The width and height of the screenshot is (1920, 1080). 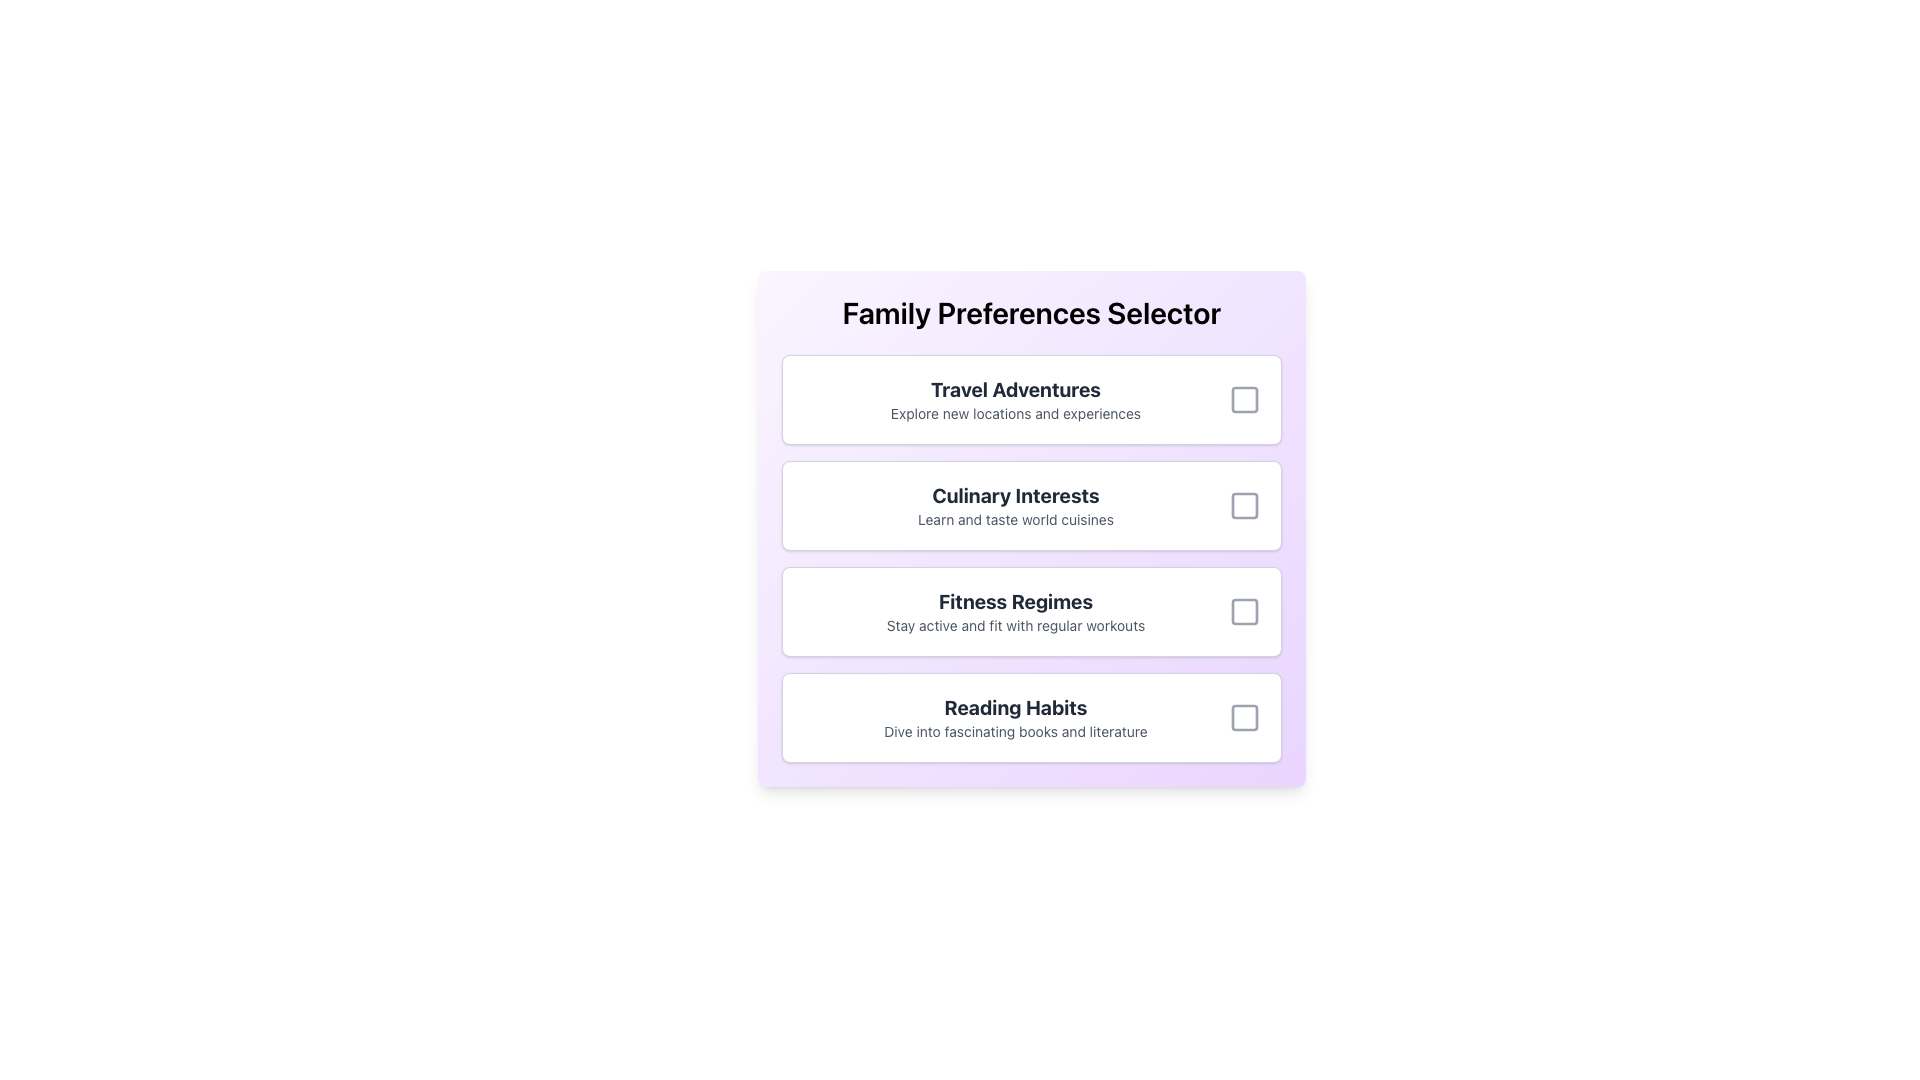 What do you see at coordinates (1016, 519) in the screenshot?
I see `the text label that says 'Learn and taste world cuisines', which is located under the heading 'Culinary Interests'` at bounding box center [1016, 519].